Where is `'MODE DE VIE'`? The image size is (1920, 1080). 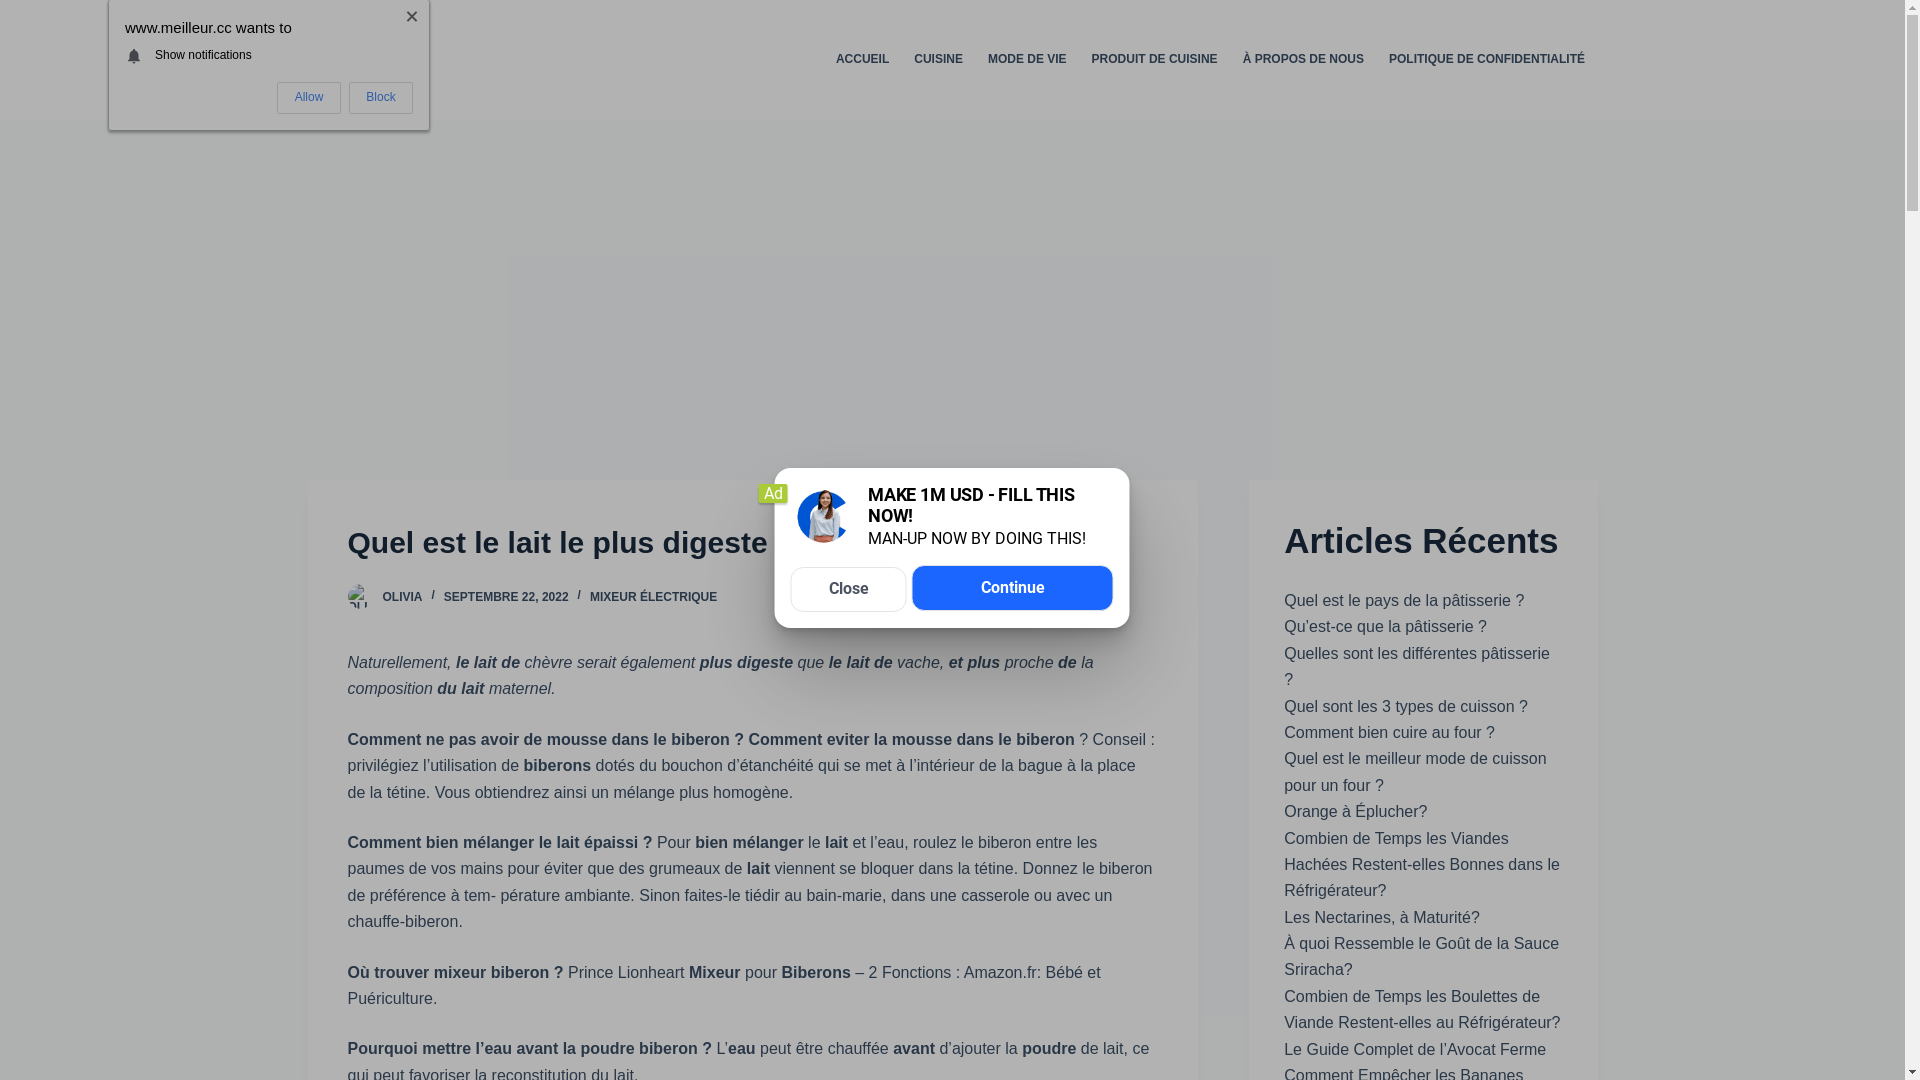 'MODE DE VIE' is located at coordinates (1027, 59).